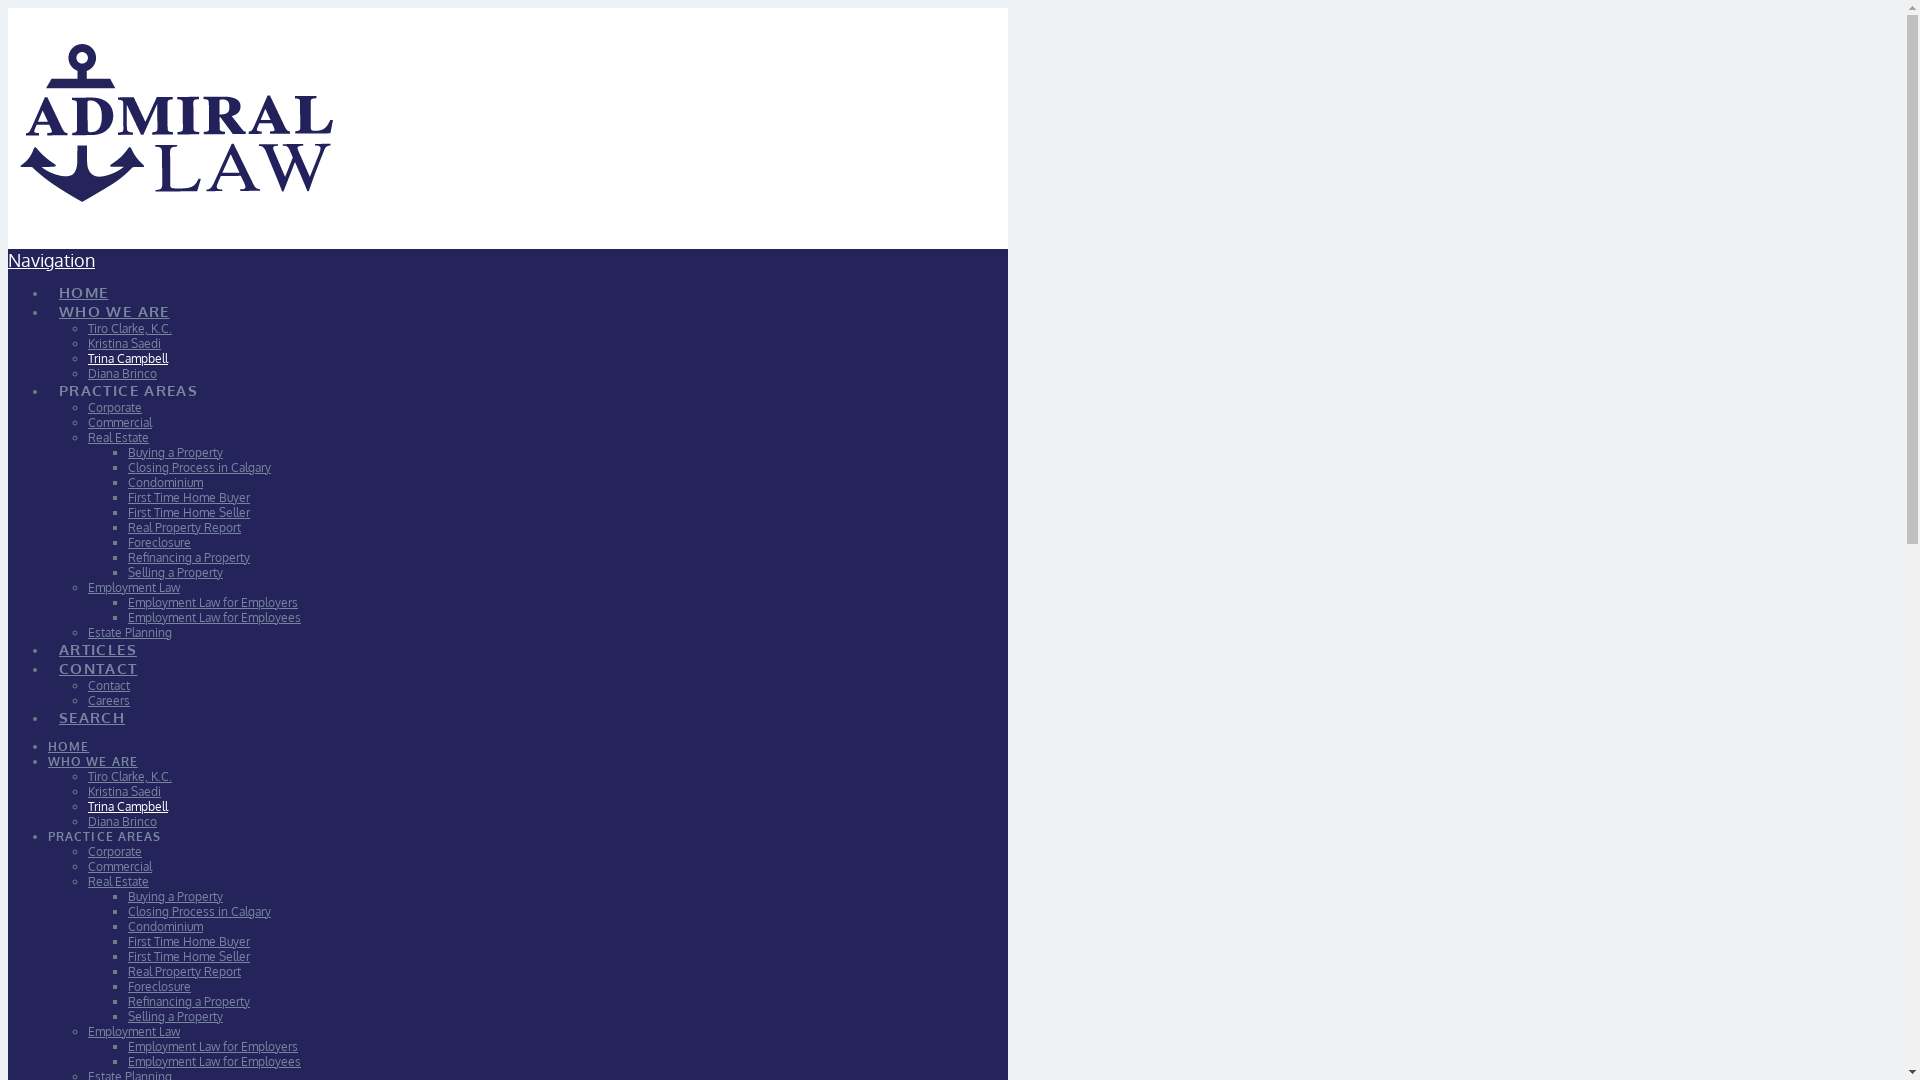 This screenshot has width=1920, height=1080. Describe the element at coordinates (48, 705) in the screenshot. I see `'SEARCH'` at that location.